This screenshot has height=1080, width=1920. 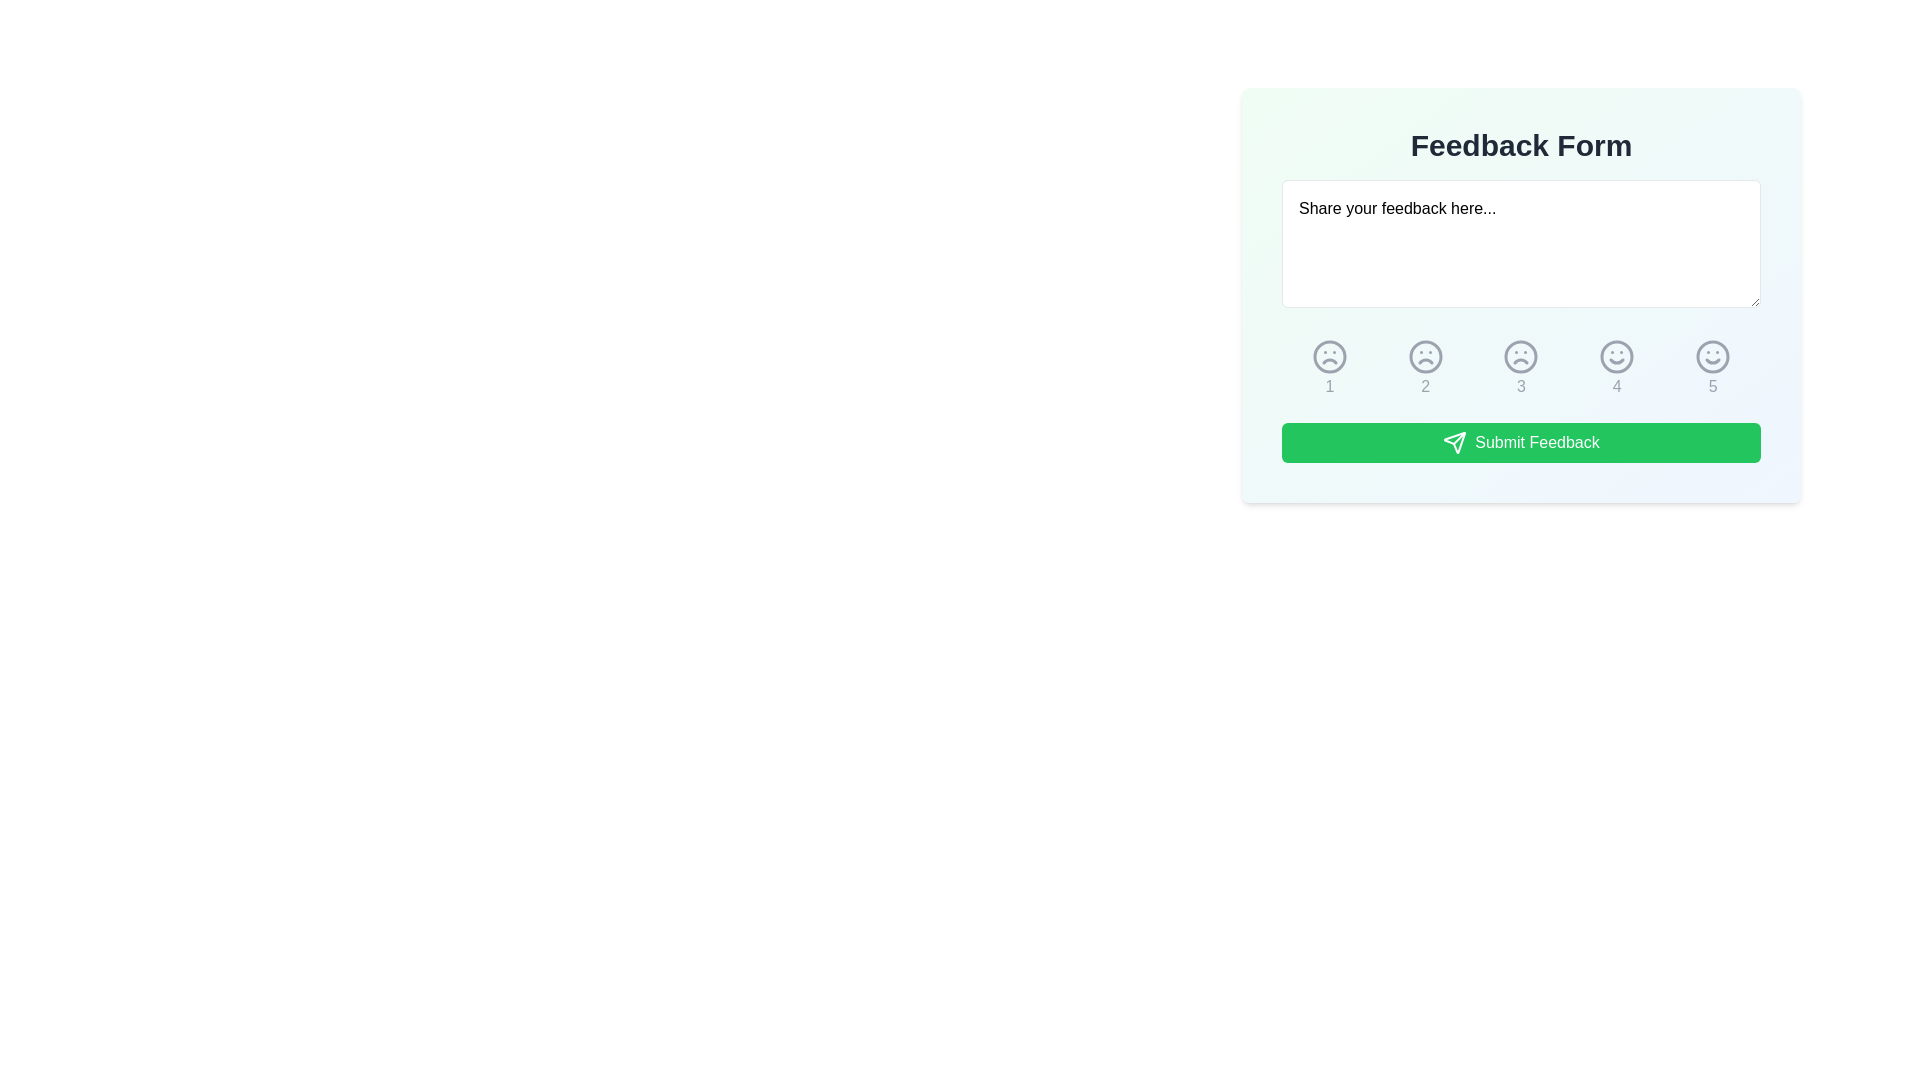 What do you see at coordinates (1424, 356) in the screenshot?
I see `the frown emoticon icon, which is the second icon in a series of five rating emoticons` at bounding box center [1424, 356].